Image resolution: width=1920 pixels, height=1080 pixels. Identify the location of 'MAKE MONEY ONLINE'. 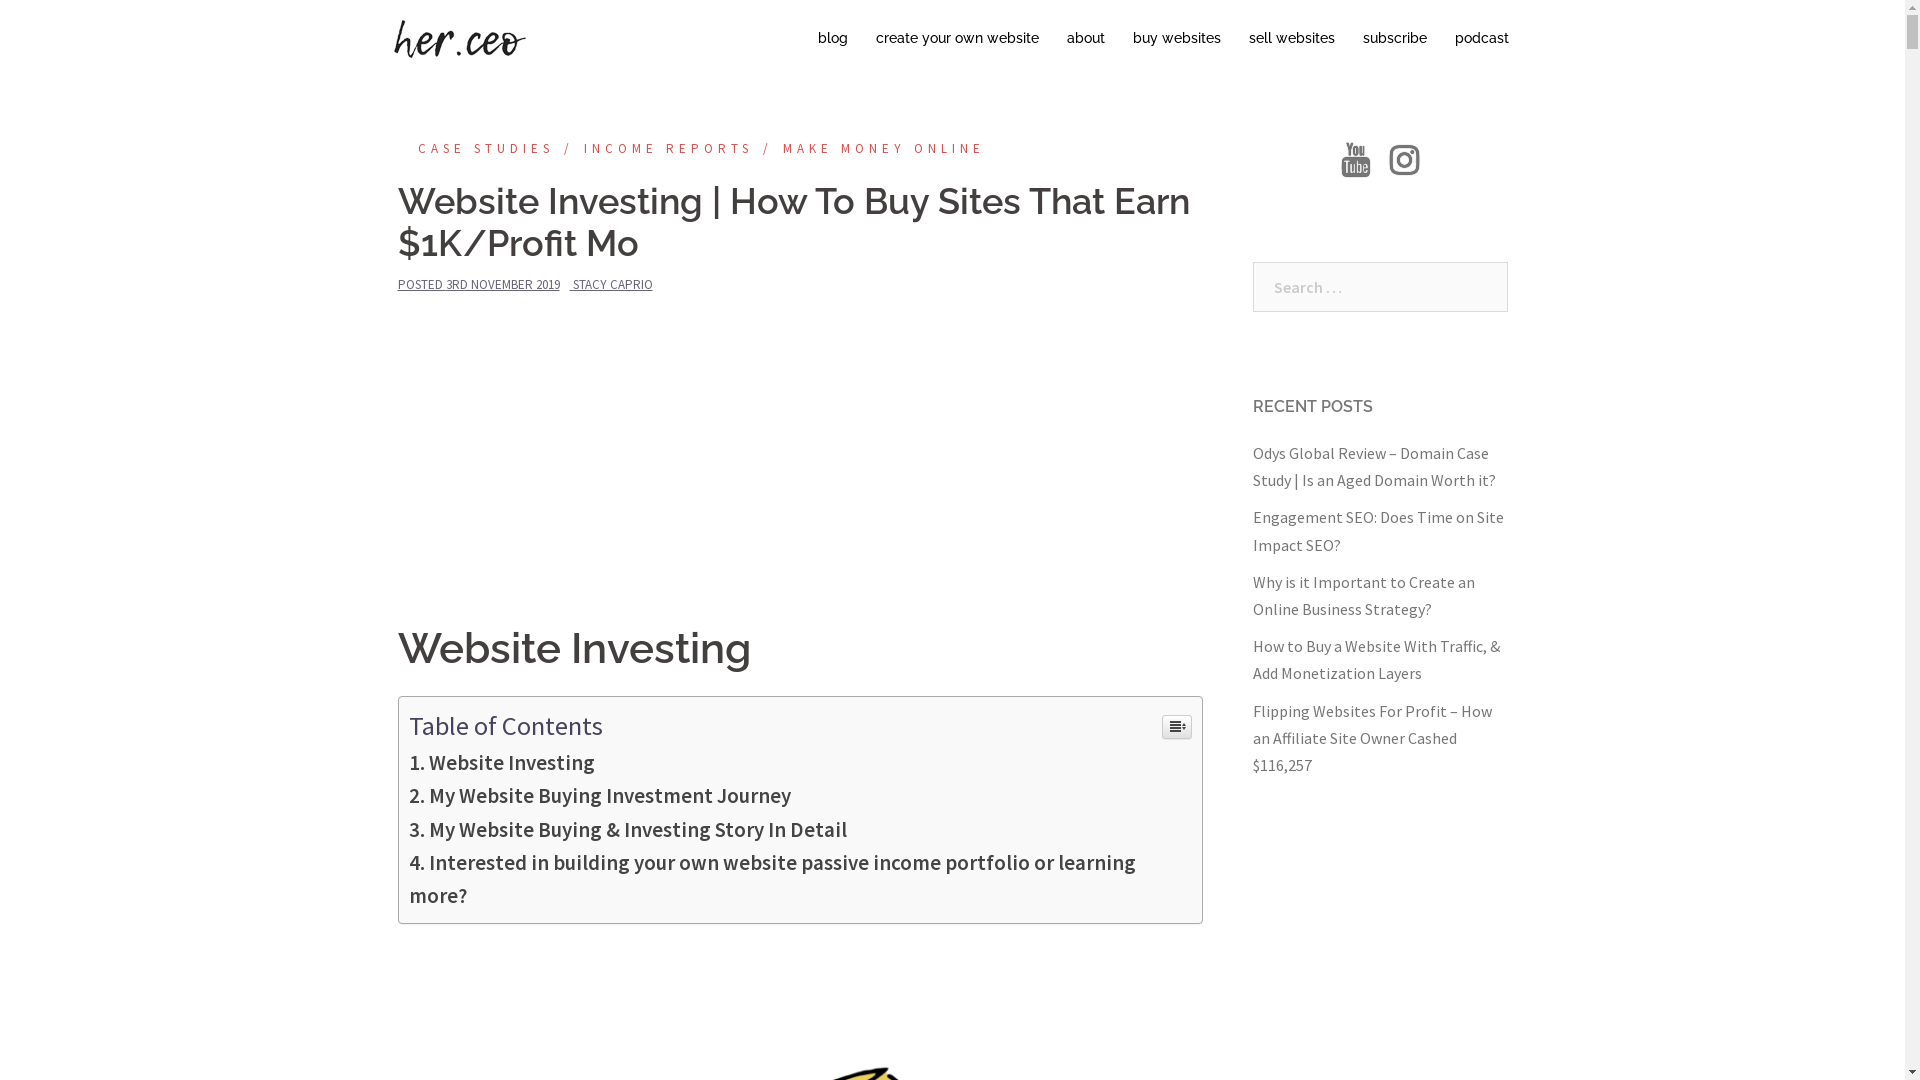
(868, 147).